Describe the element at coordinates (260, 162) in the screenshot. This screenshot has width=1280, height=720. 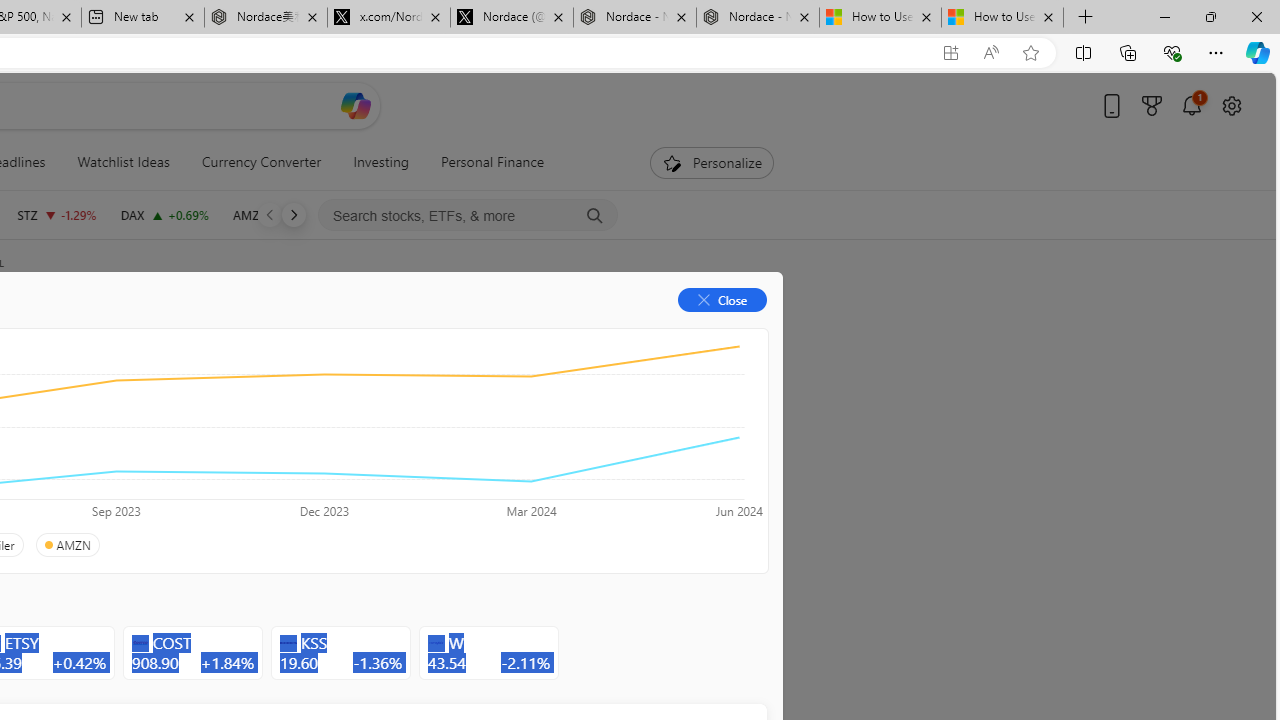
I see `'Currency Converter'` at that location.